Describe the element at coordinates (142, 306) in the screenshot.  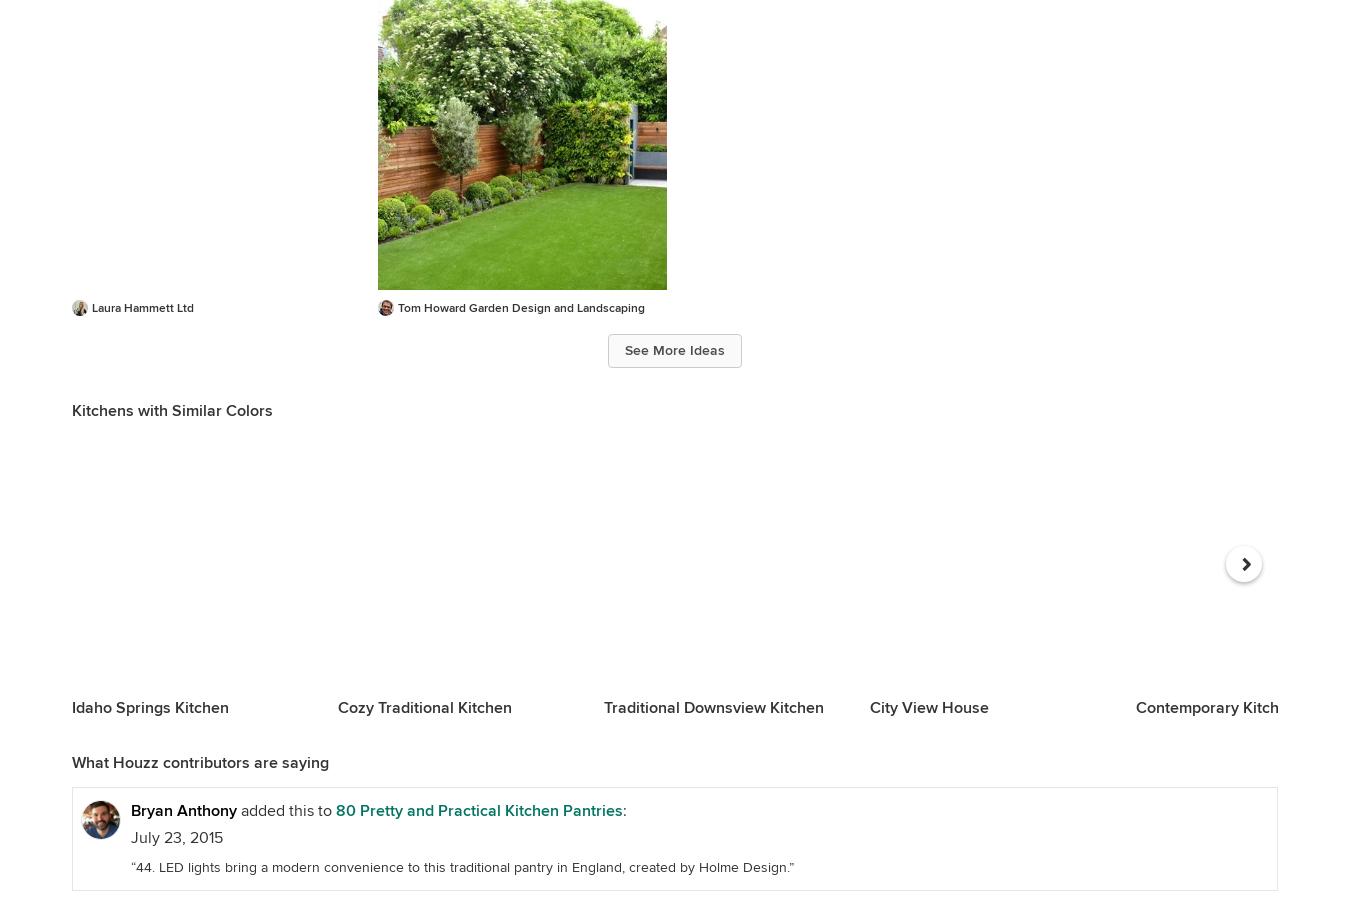
I see `'Laura Hammett Ltd'` at that location.